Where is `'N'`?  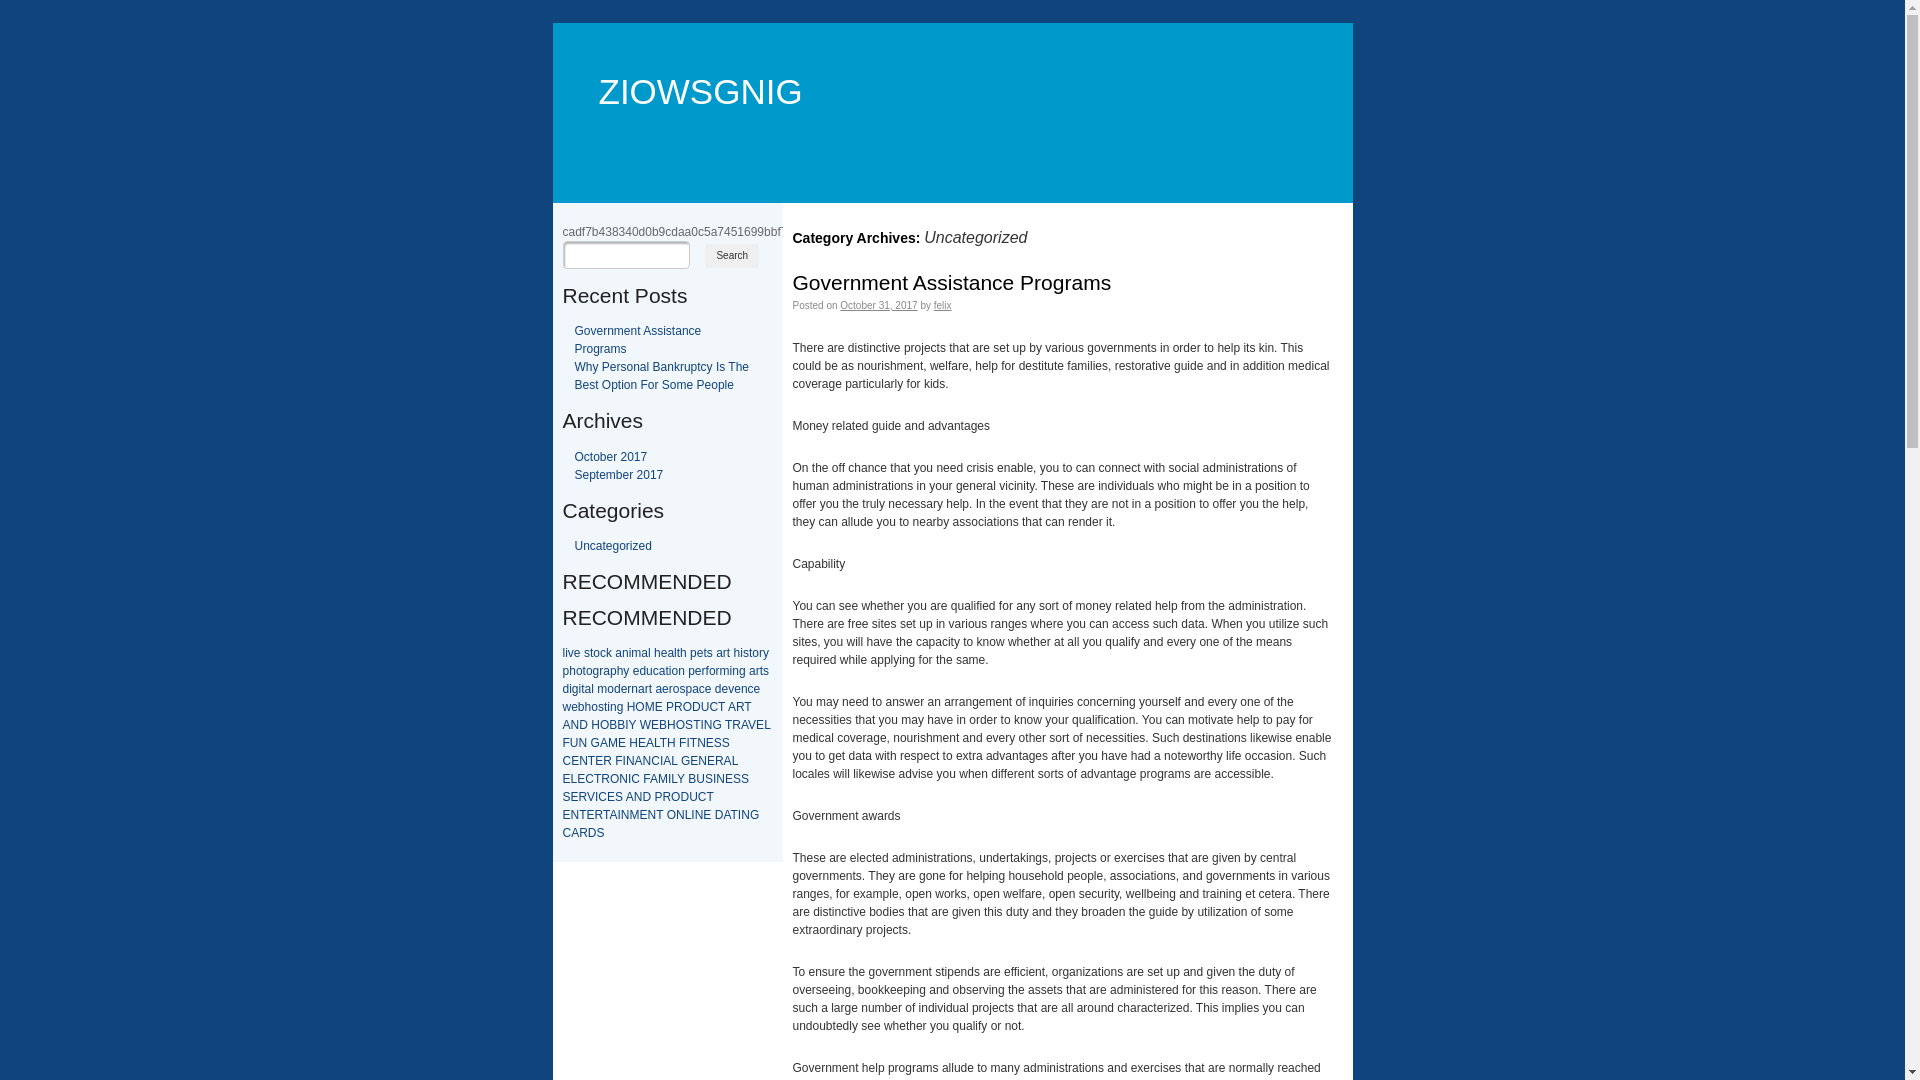 'N' is located at coordinates (624, 814).